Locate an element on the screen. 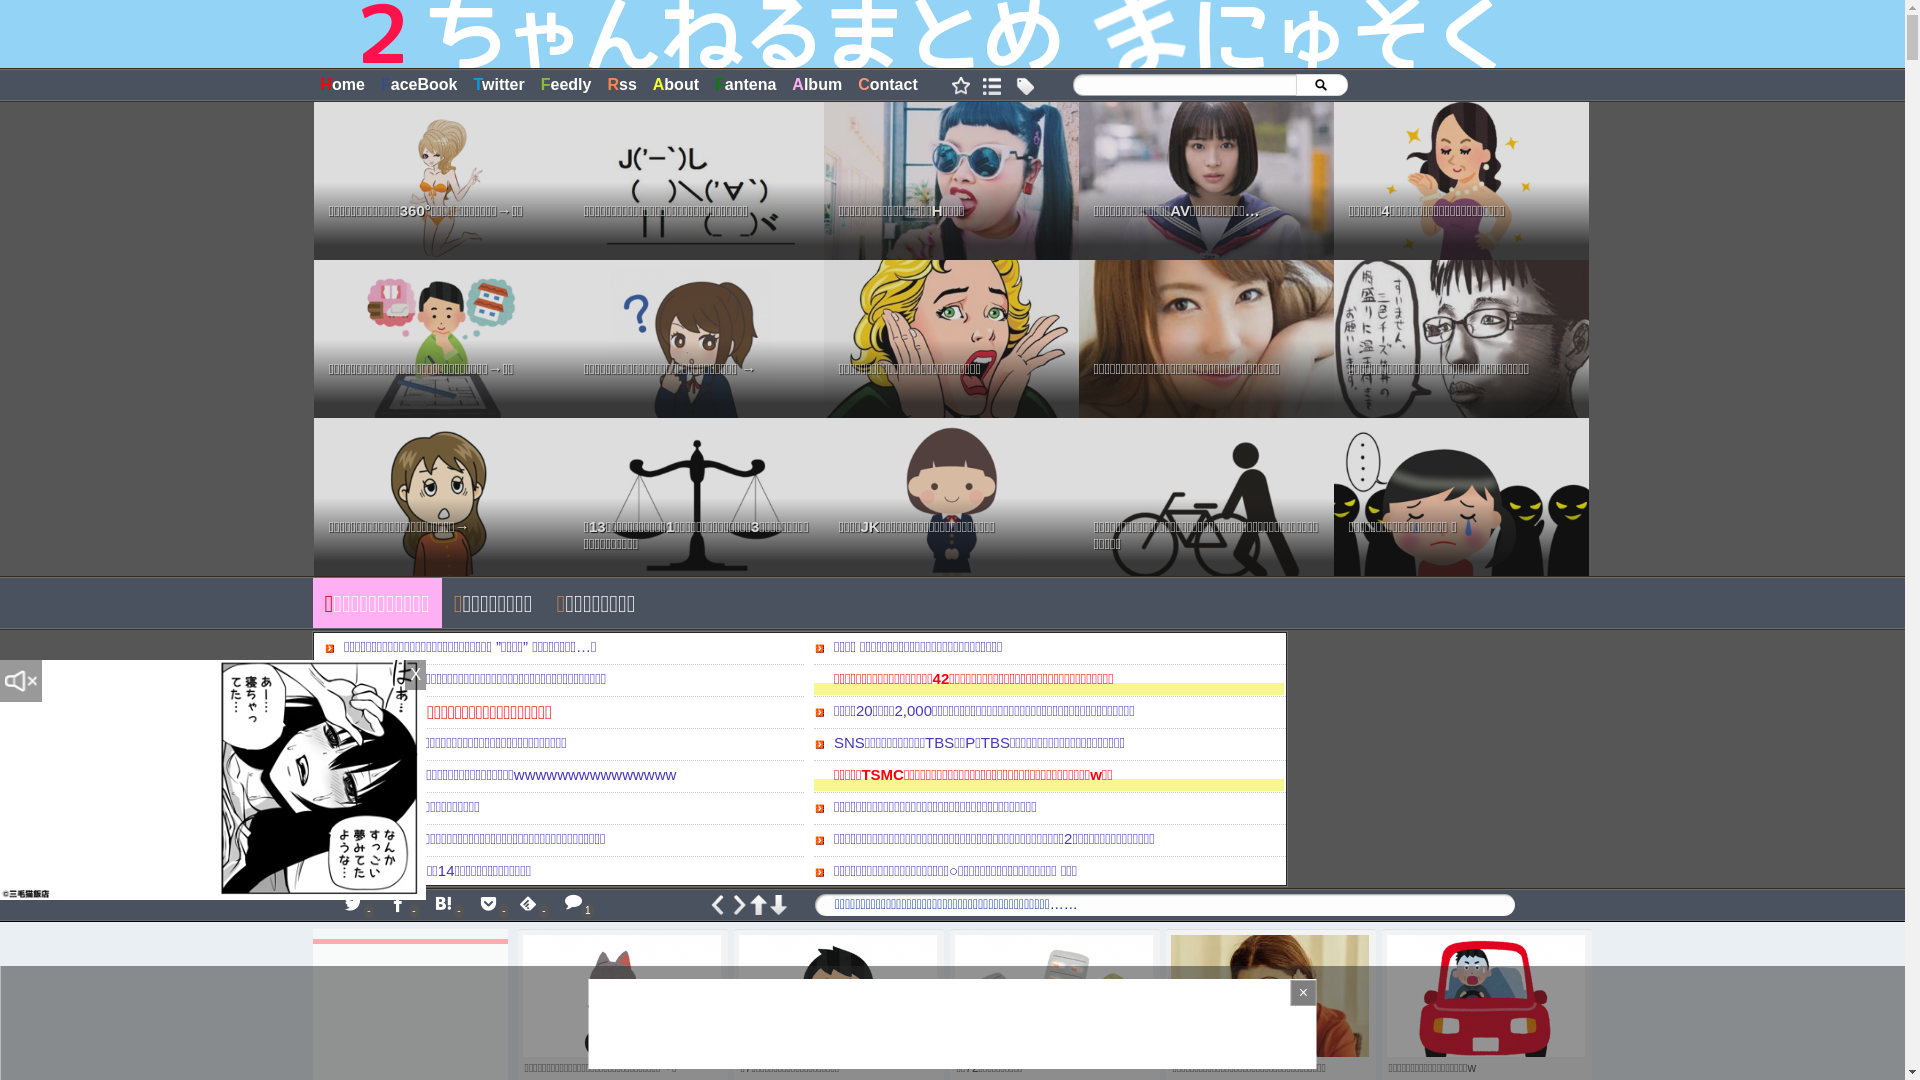 This screenshot has height=1080, width=1920. 'Fantena' is located at coordinates (744, 83).